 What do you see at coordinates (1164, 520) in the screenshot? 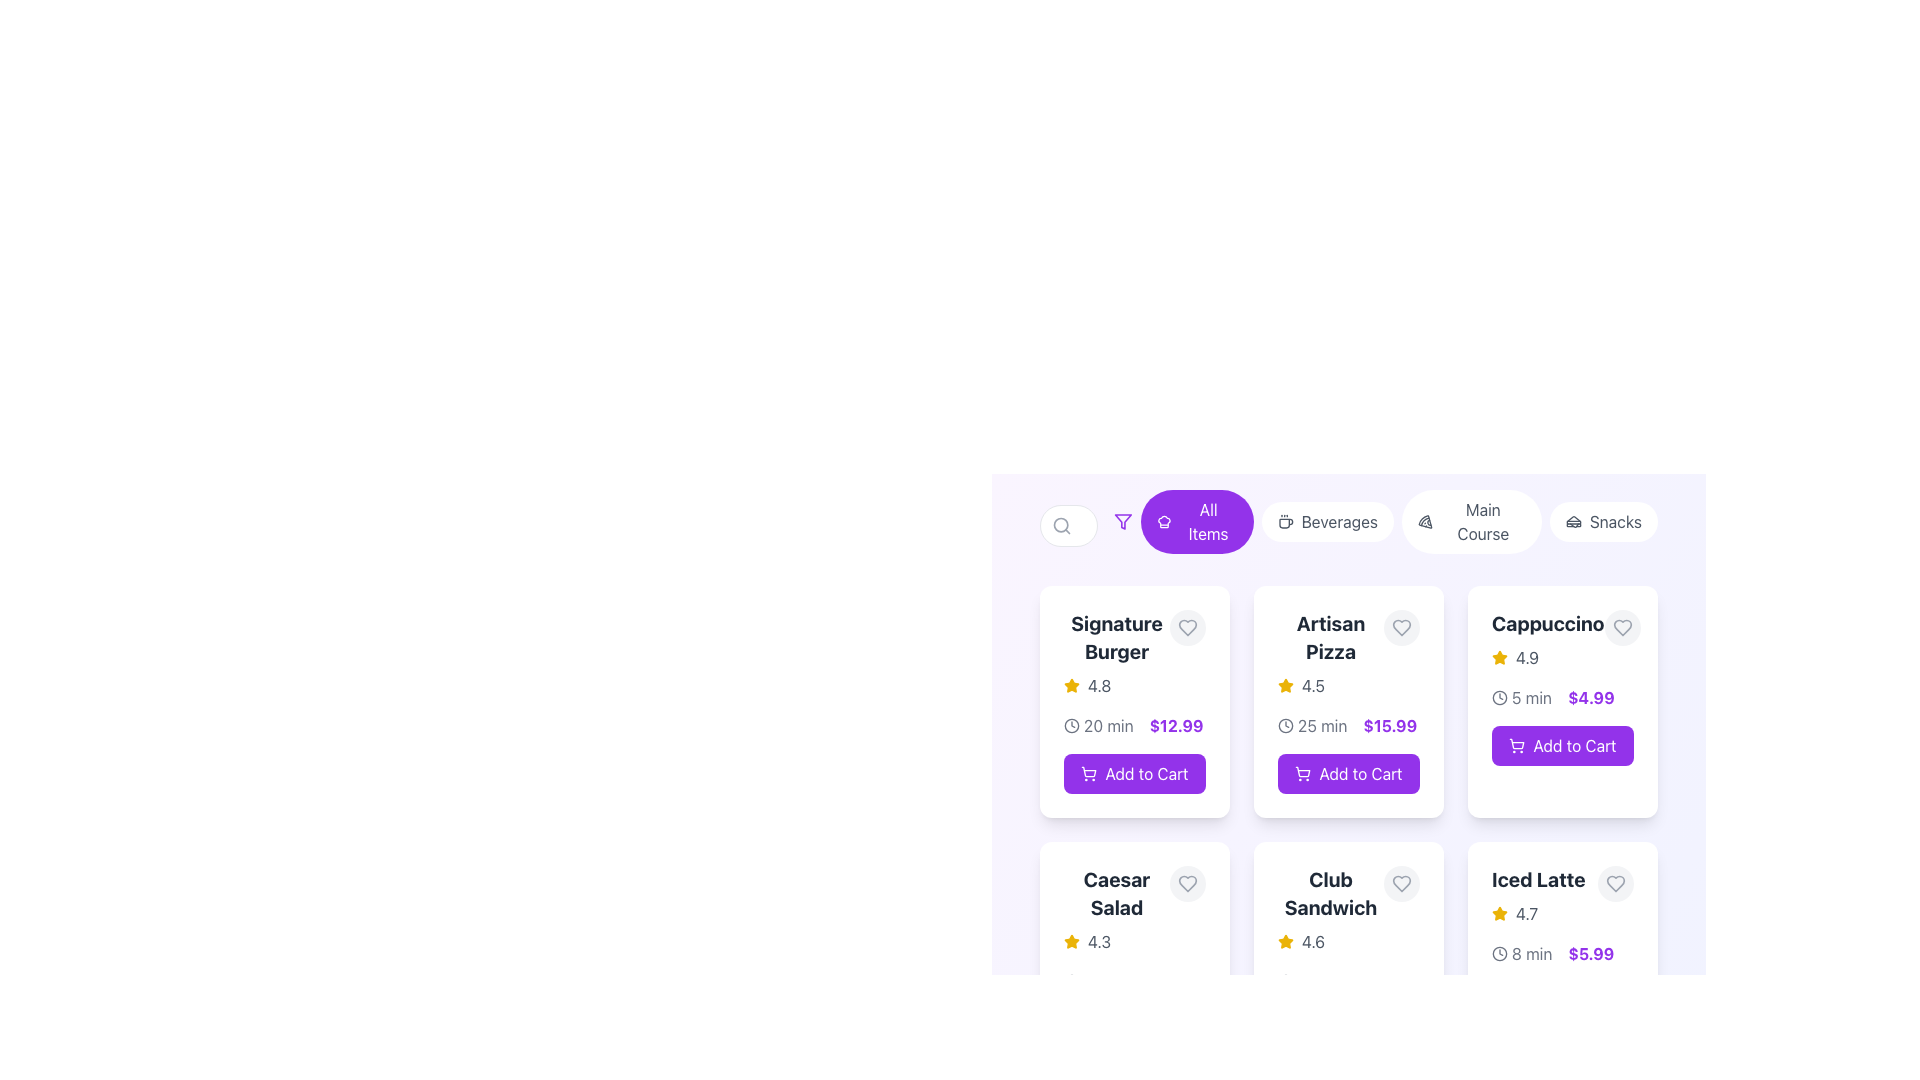
I see `the decorative icon for the 'All Items' category, located in the upper-right quadrant of the interface, to interact with the category` at bounding box center [1164, 520].